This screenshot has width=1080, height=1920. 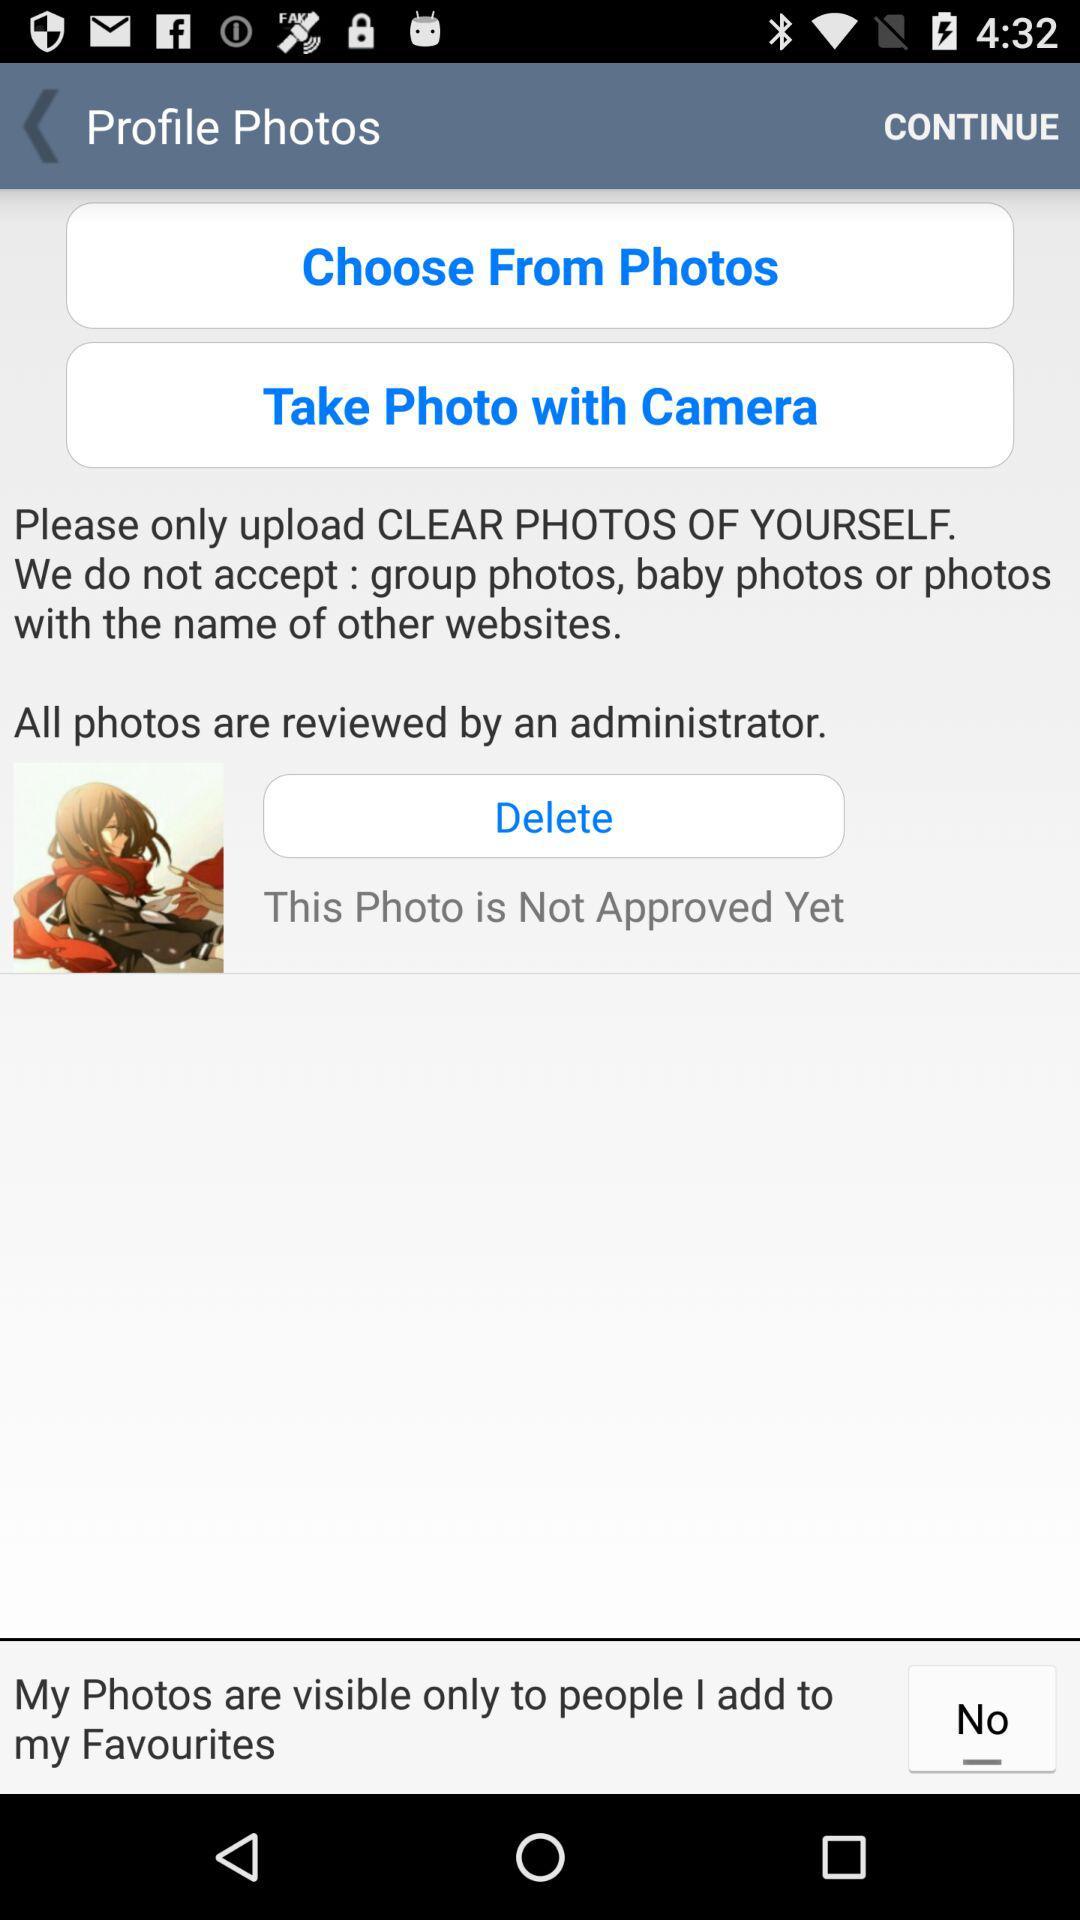 What do you see at coordinates (540, 264) in the screenshot?
I see `first option` at bounding box center [540, 264].